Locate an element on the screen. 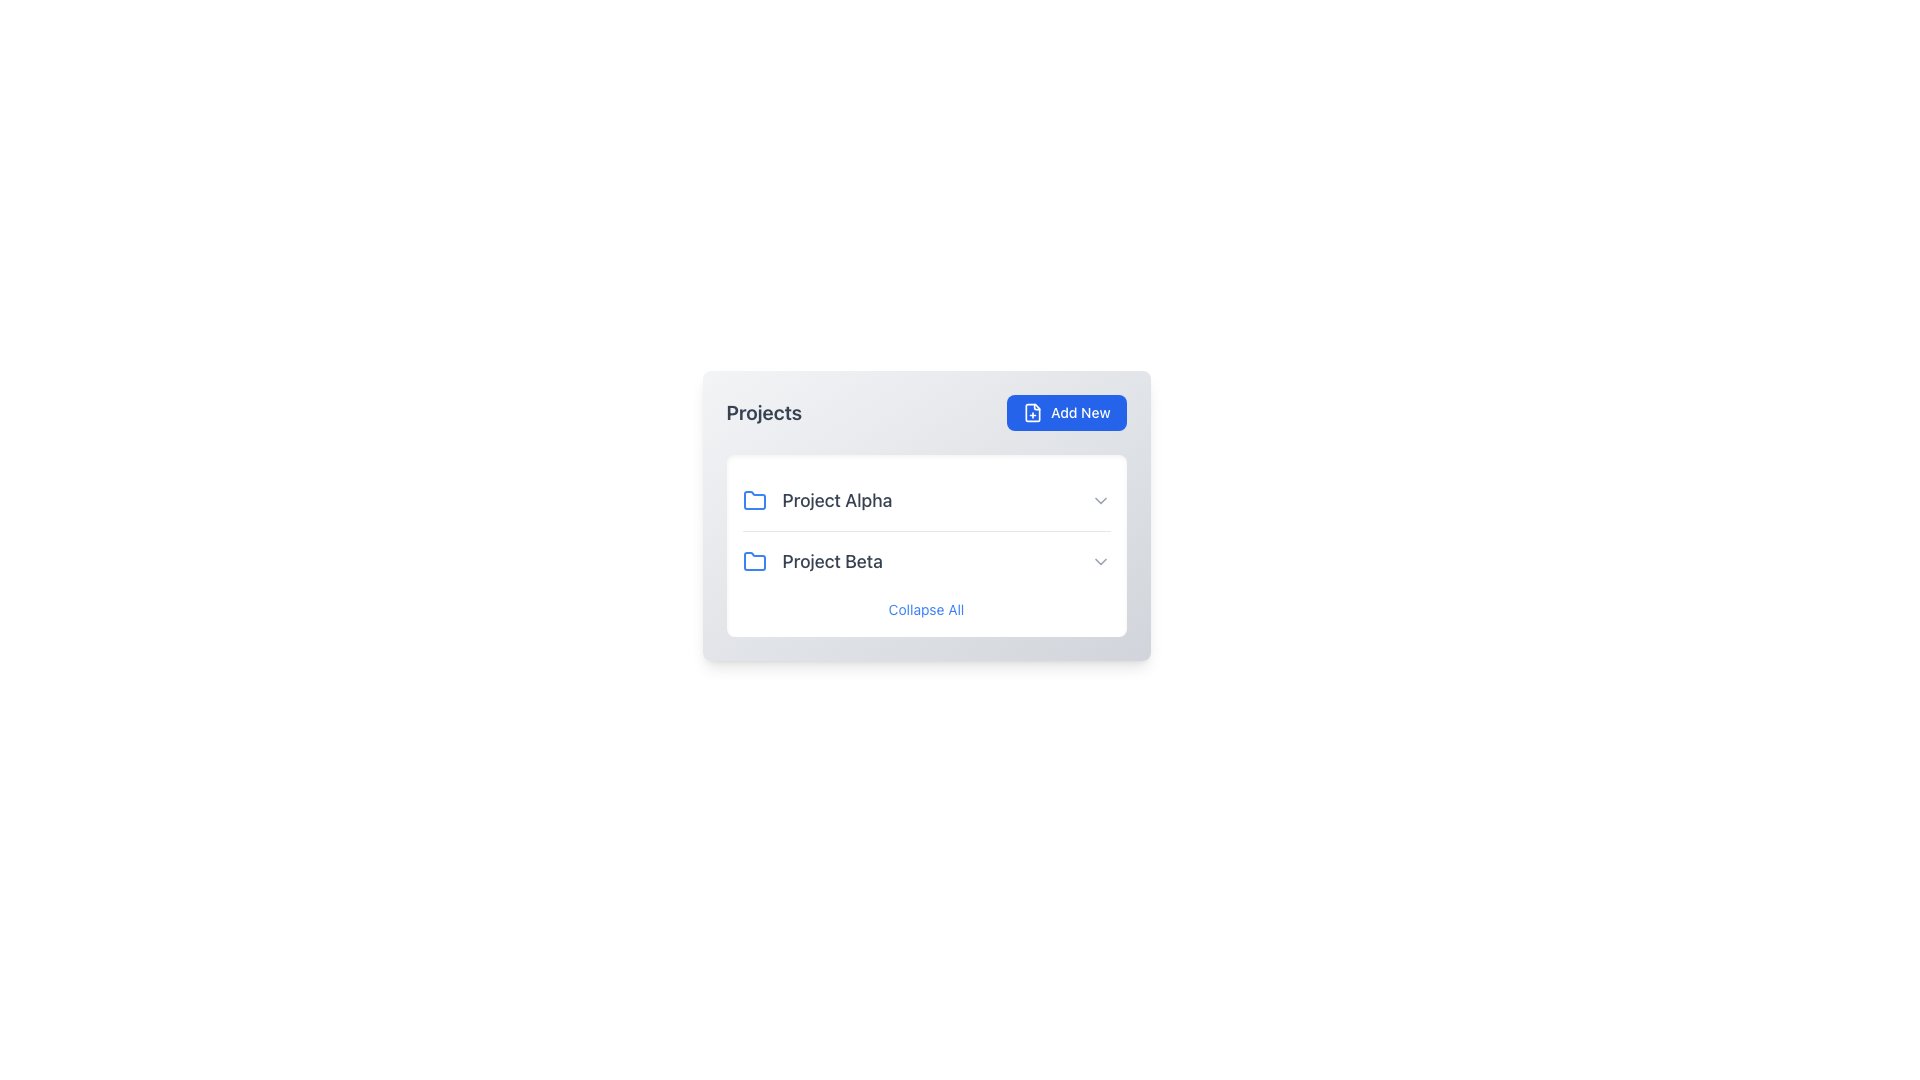  the List Item labeled 'Project Beta' is located at coordinates (925, 561).